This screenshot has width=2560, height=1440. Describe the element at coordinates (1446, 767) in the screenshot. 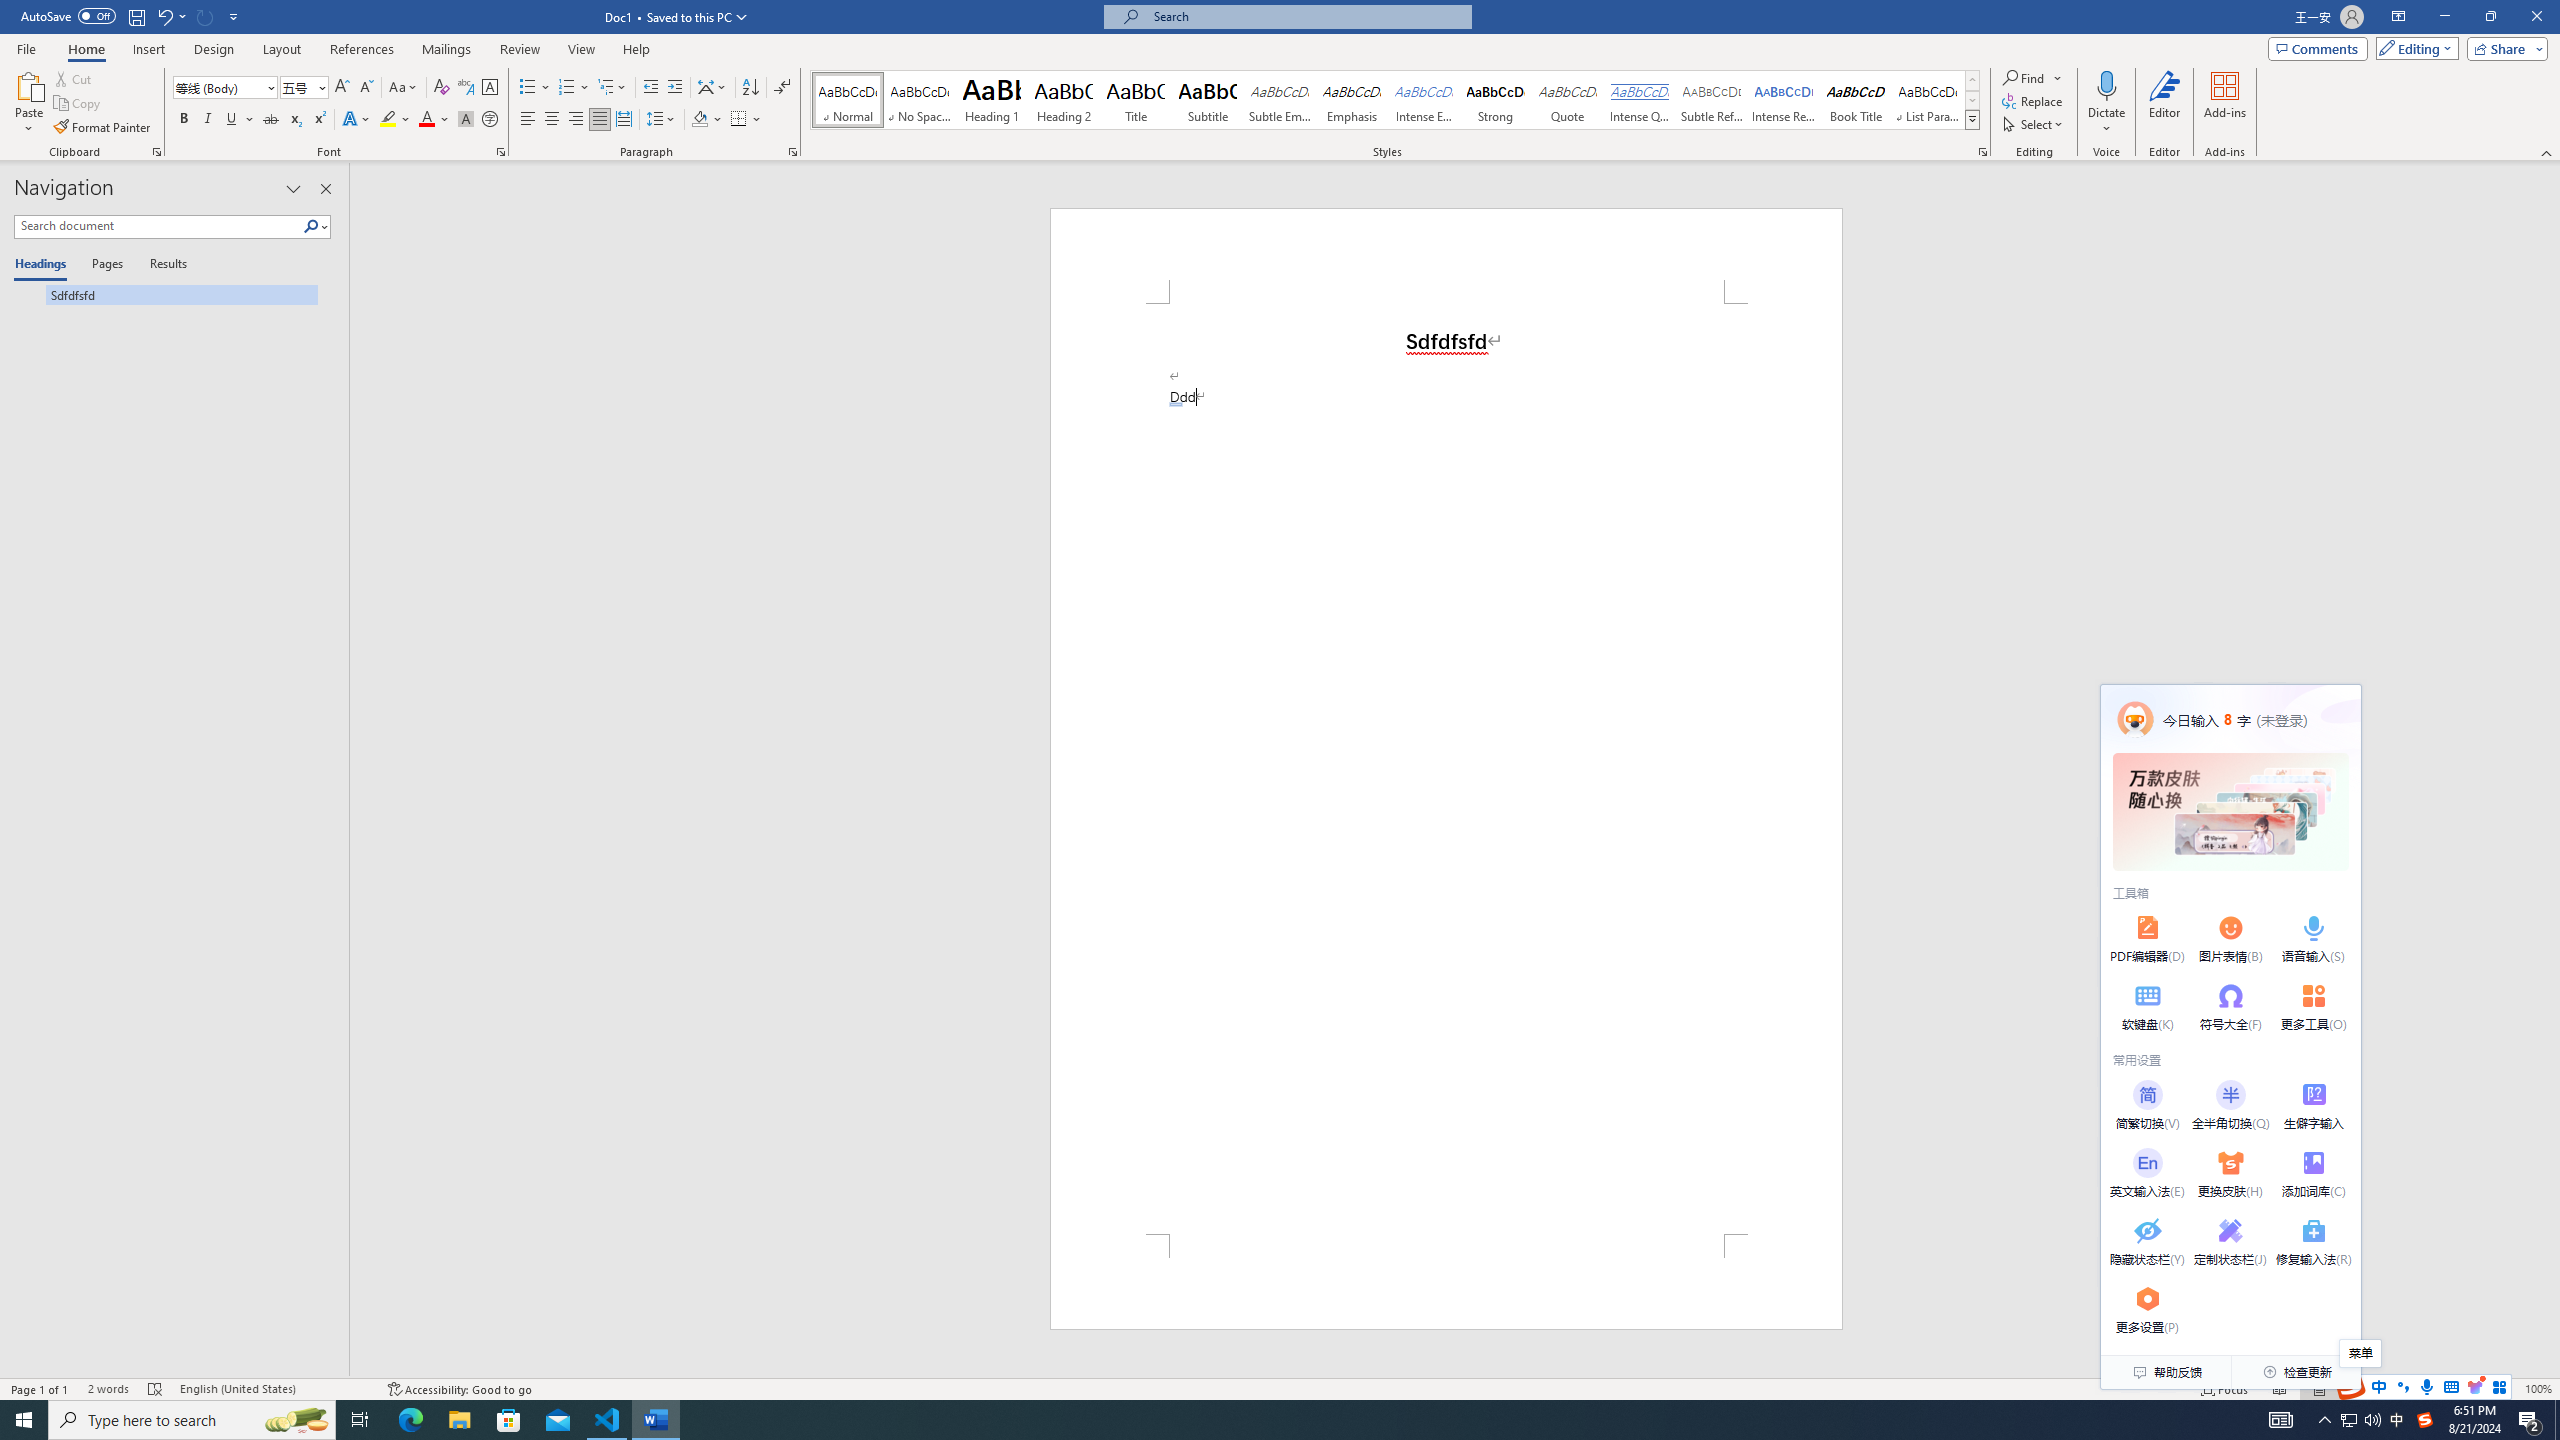

I see `'Page 1 content'` at that location.